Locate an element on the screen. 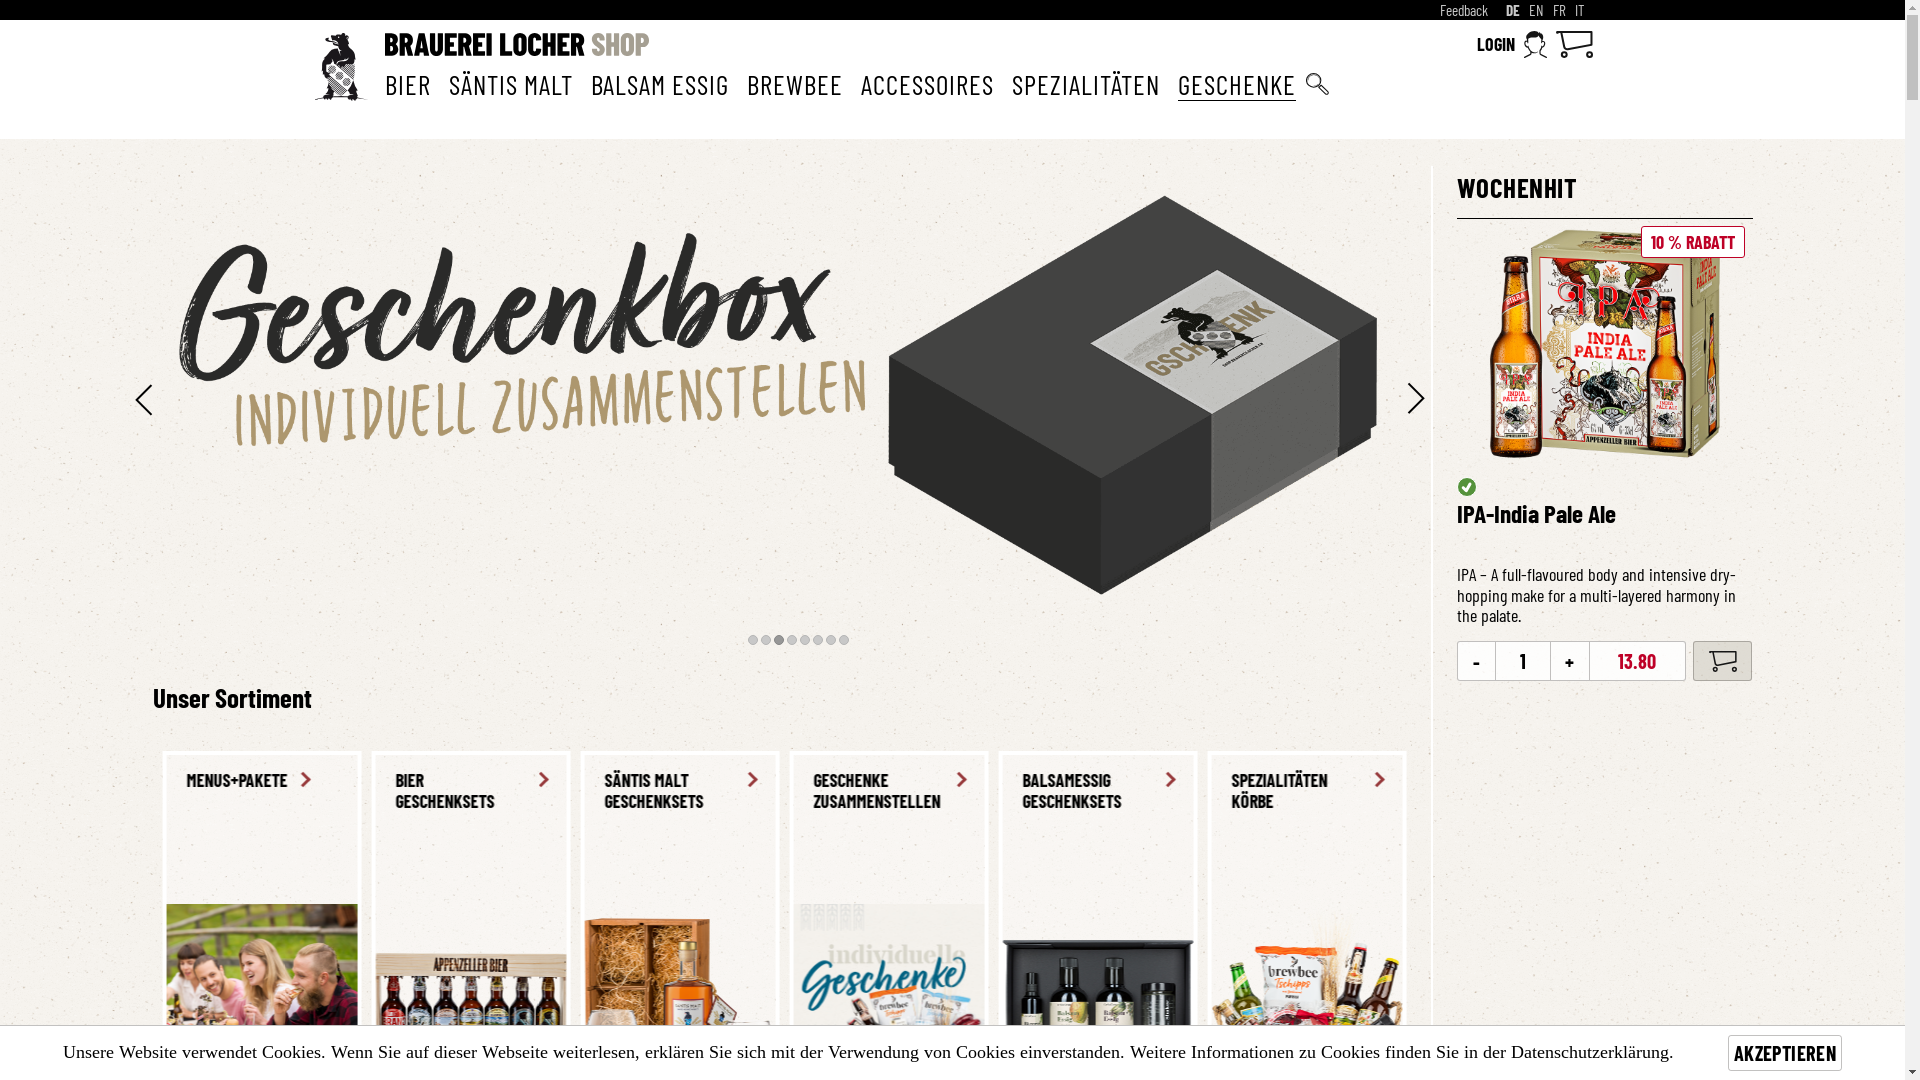 This screenshot has height=1080, width=1920. '+' is located at coordinates (1568, 660).